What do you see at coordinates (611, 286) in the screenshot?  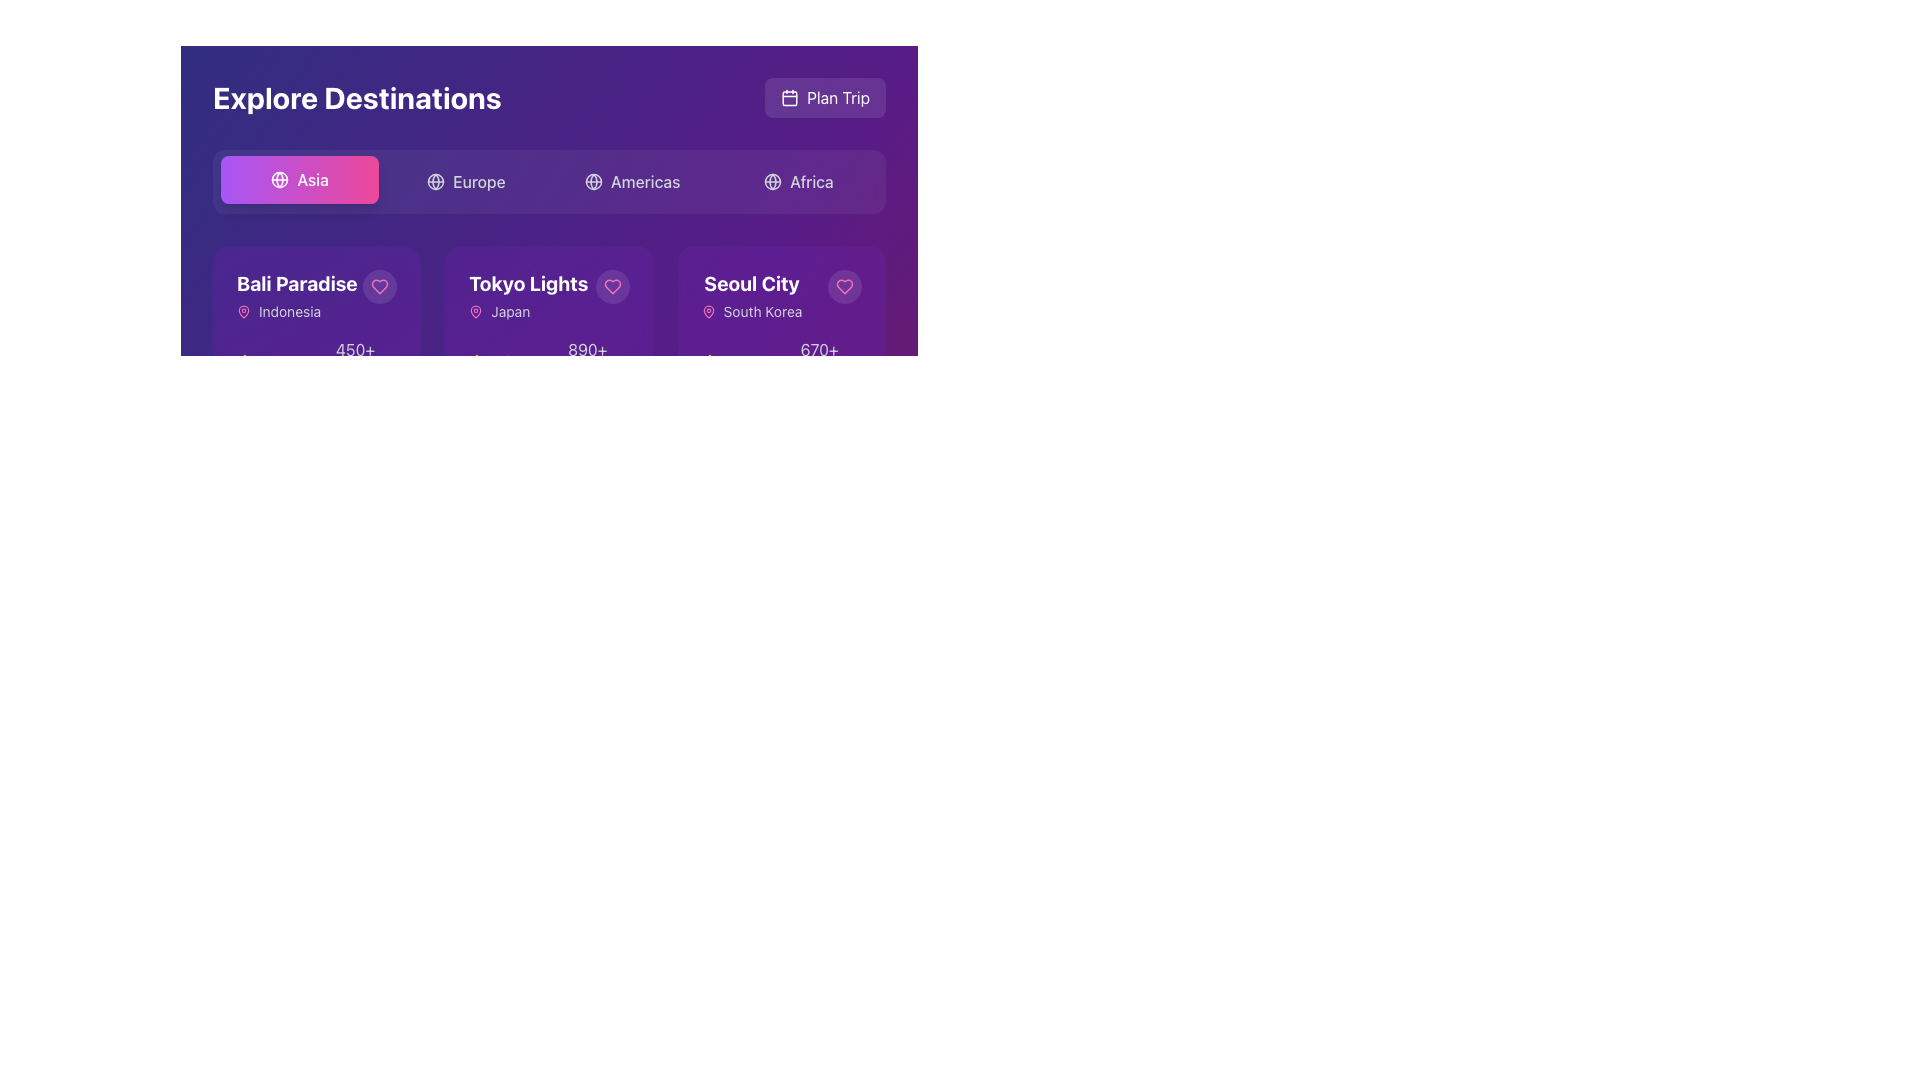 I see `the circular button with a heart icon in the top-right area of the 'Tokyo Lights' card to mark it as favorite` at bounding box center [611, 286].